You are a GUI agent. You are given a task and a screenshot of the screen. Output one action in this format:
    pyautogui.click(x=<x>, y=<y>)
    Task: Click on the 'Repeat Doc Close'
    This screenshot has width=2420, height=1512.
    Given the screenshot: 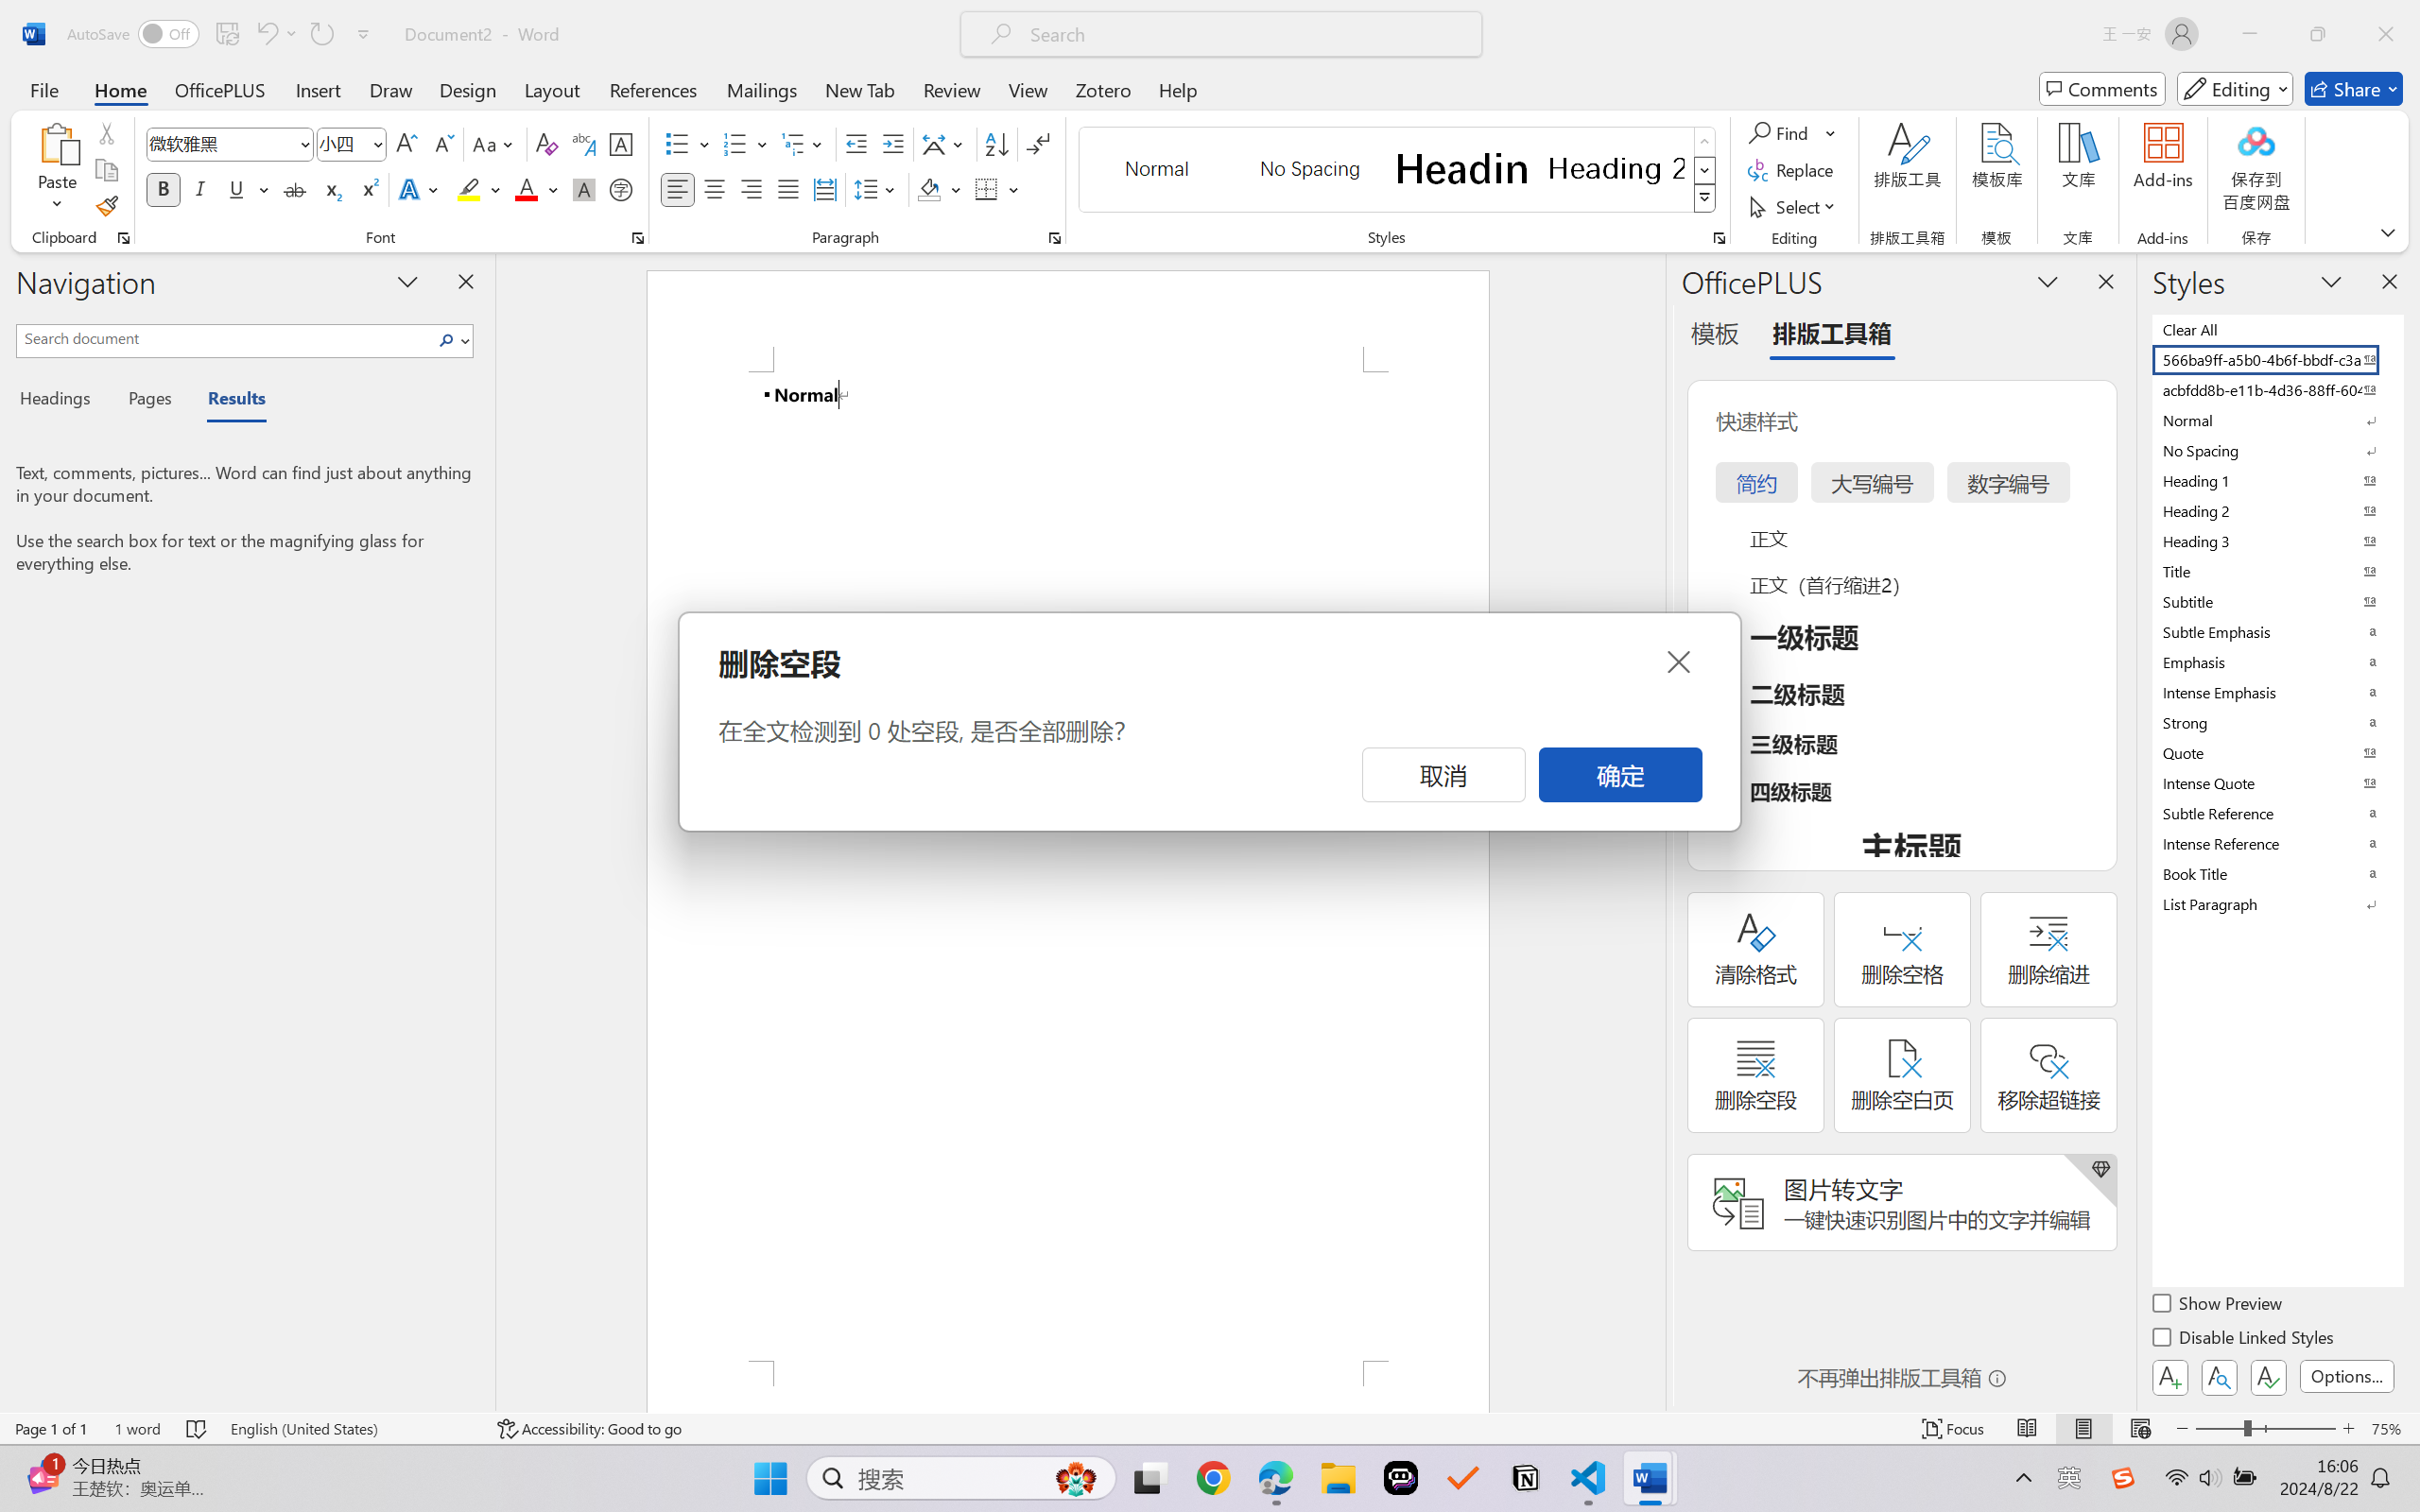 What is the action you would take?
    pyautogui.click(x=320, y=33)
    